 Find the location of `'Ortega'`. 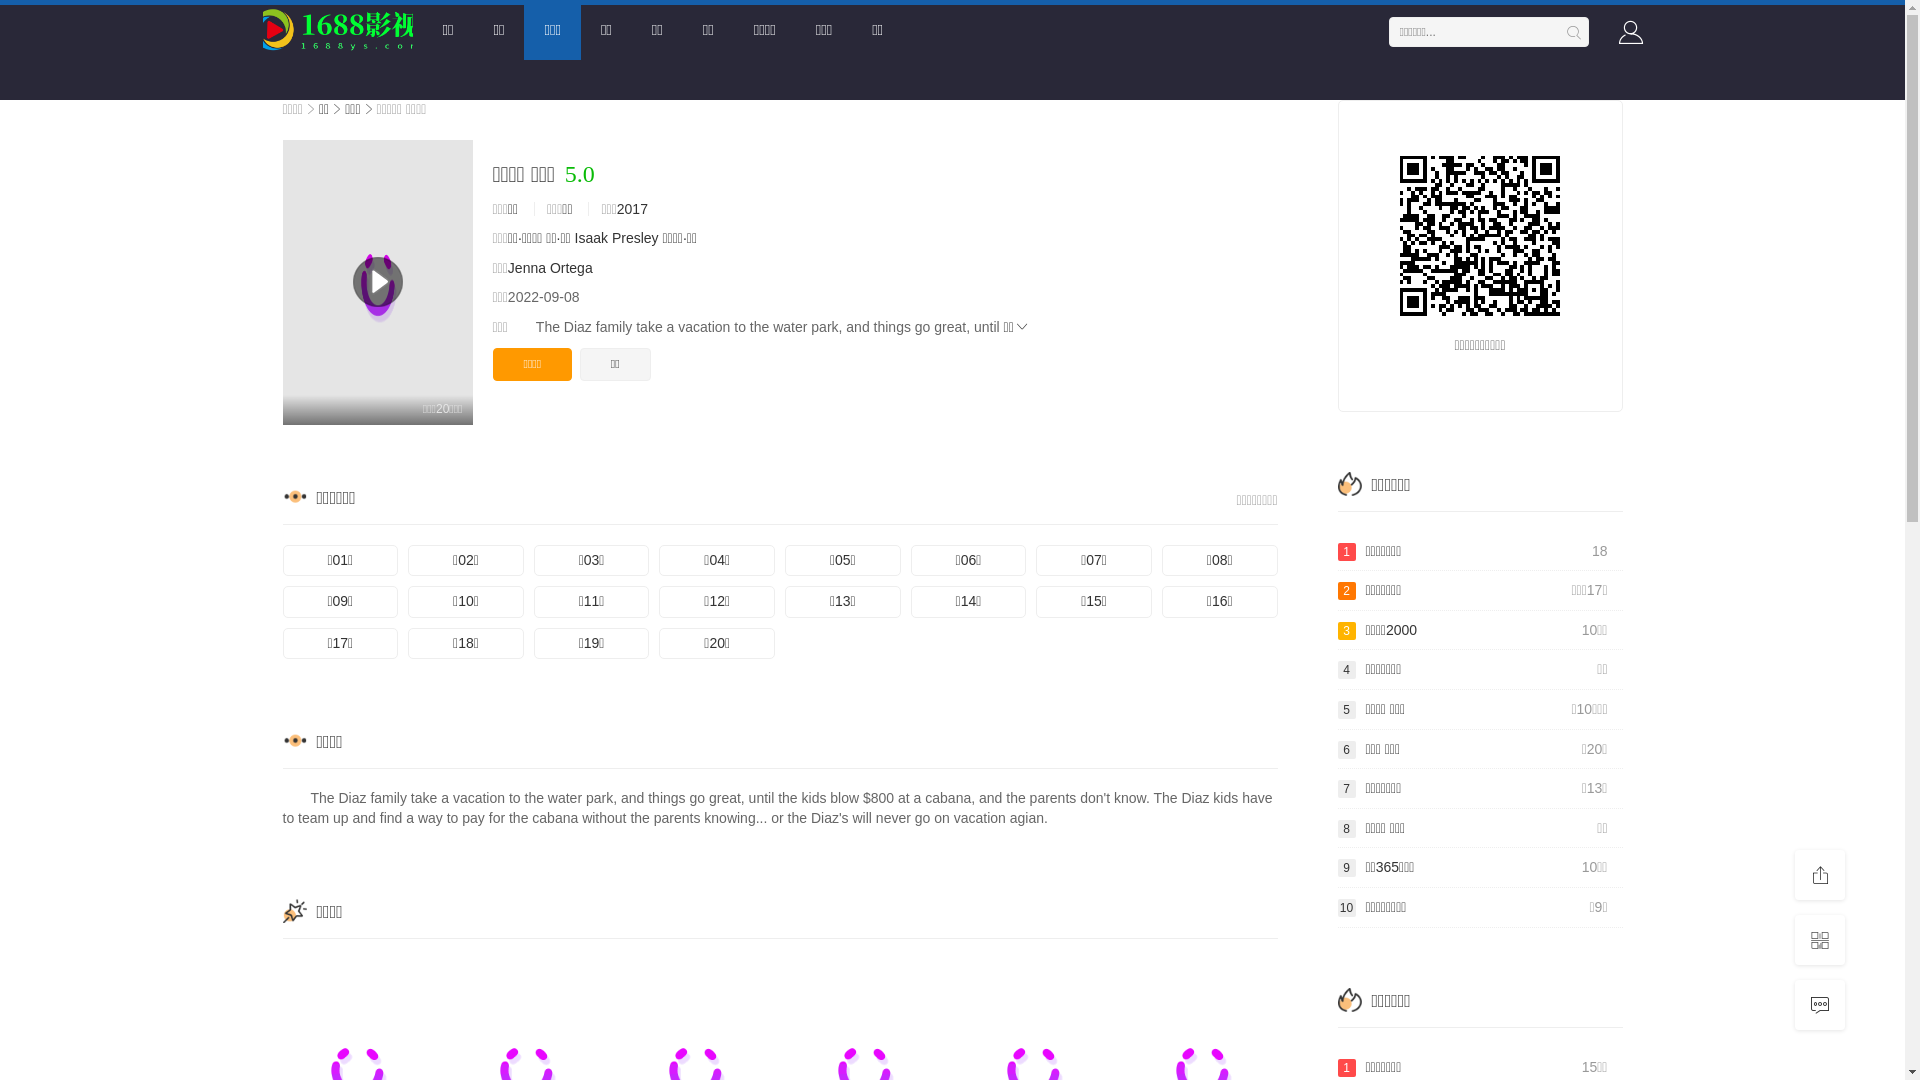

'Ortega' is located at coordinates (570, 266).